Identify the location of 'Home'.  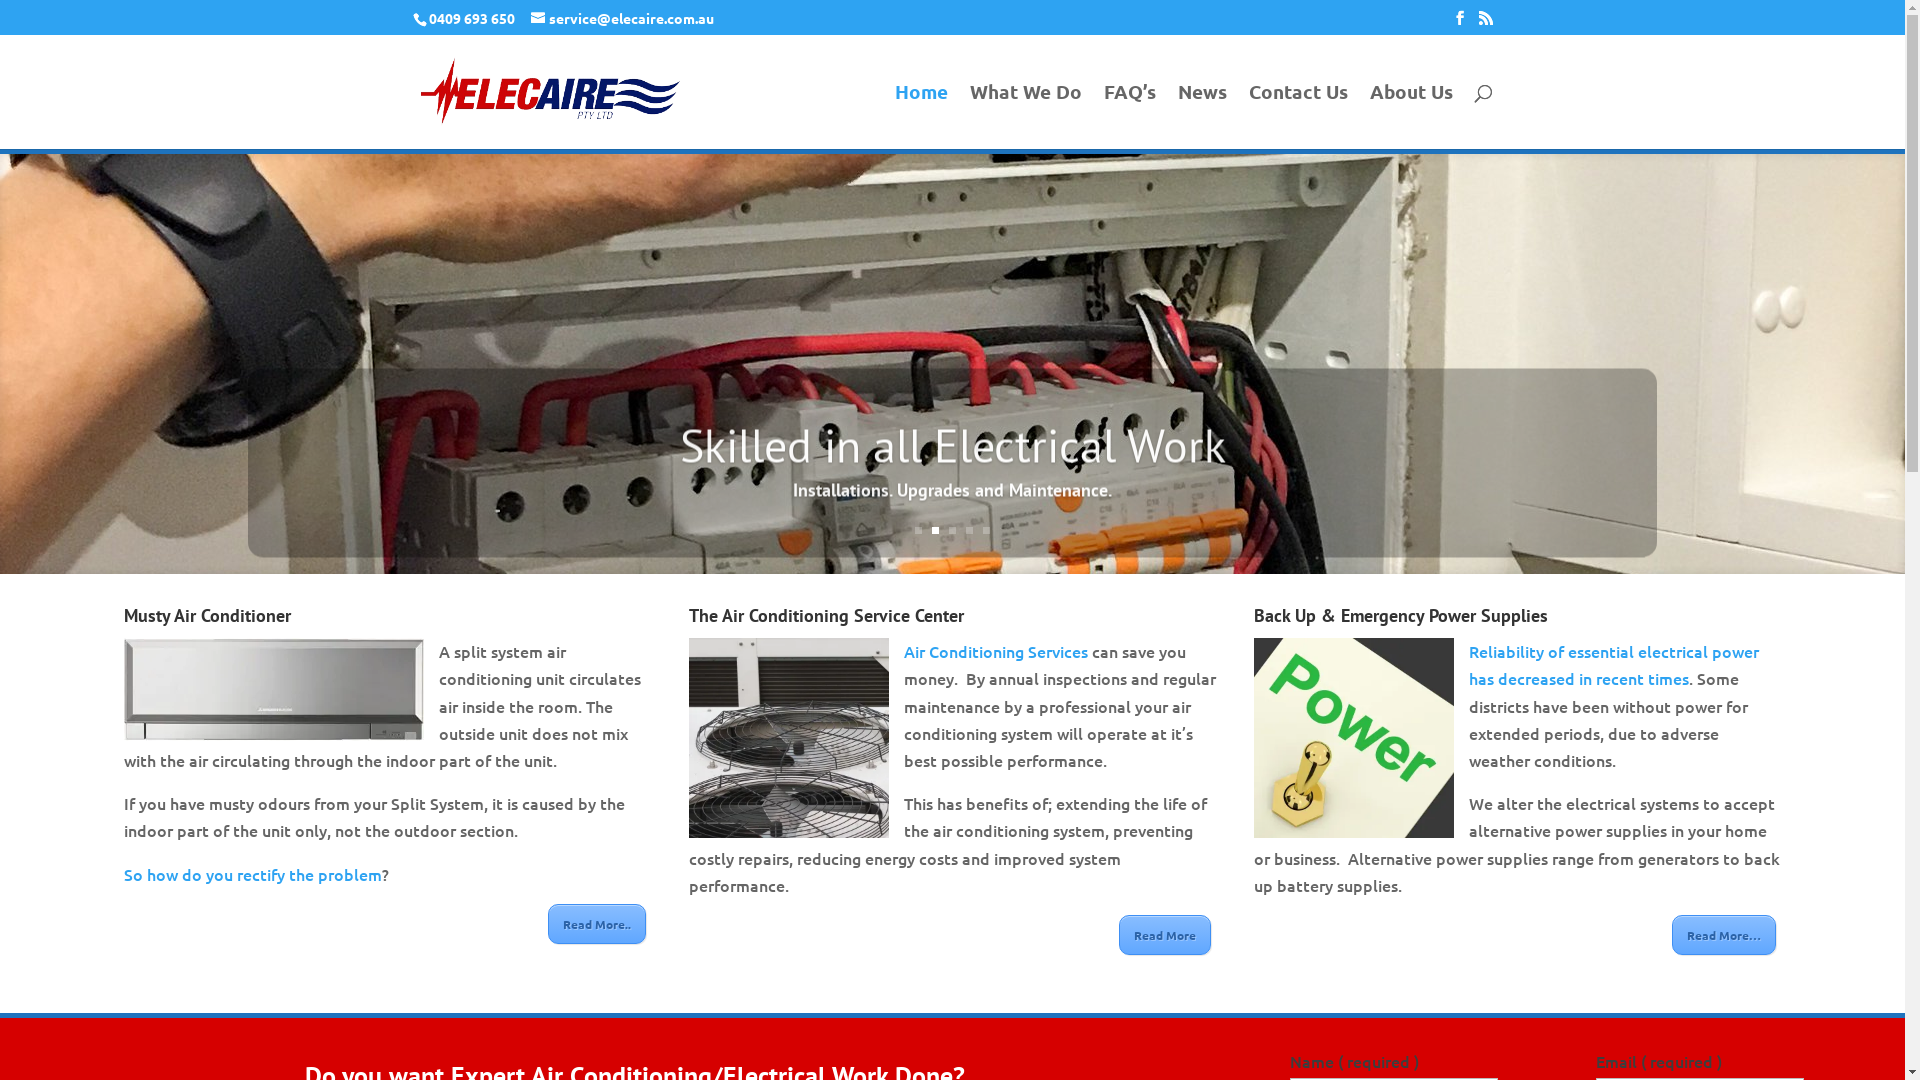
(919, 116).